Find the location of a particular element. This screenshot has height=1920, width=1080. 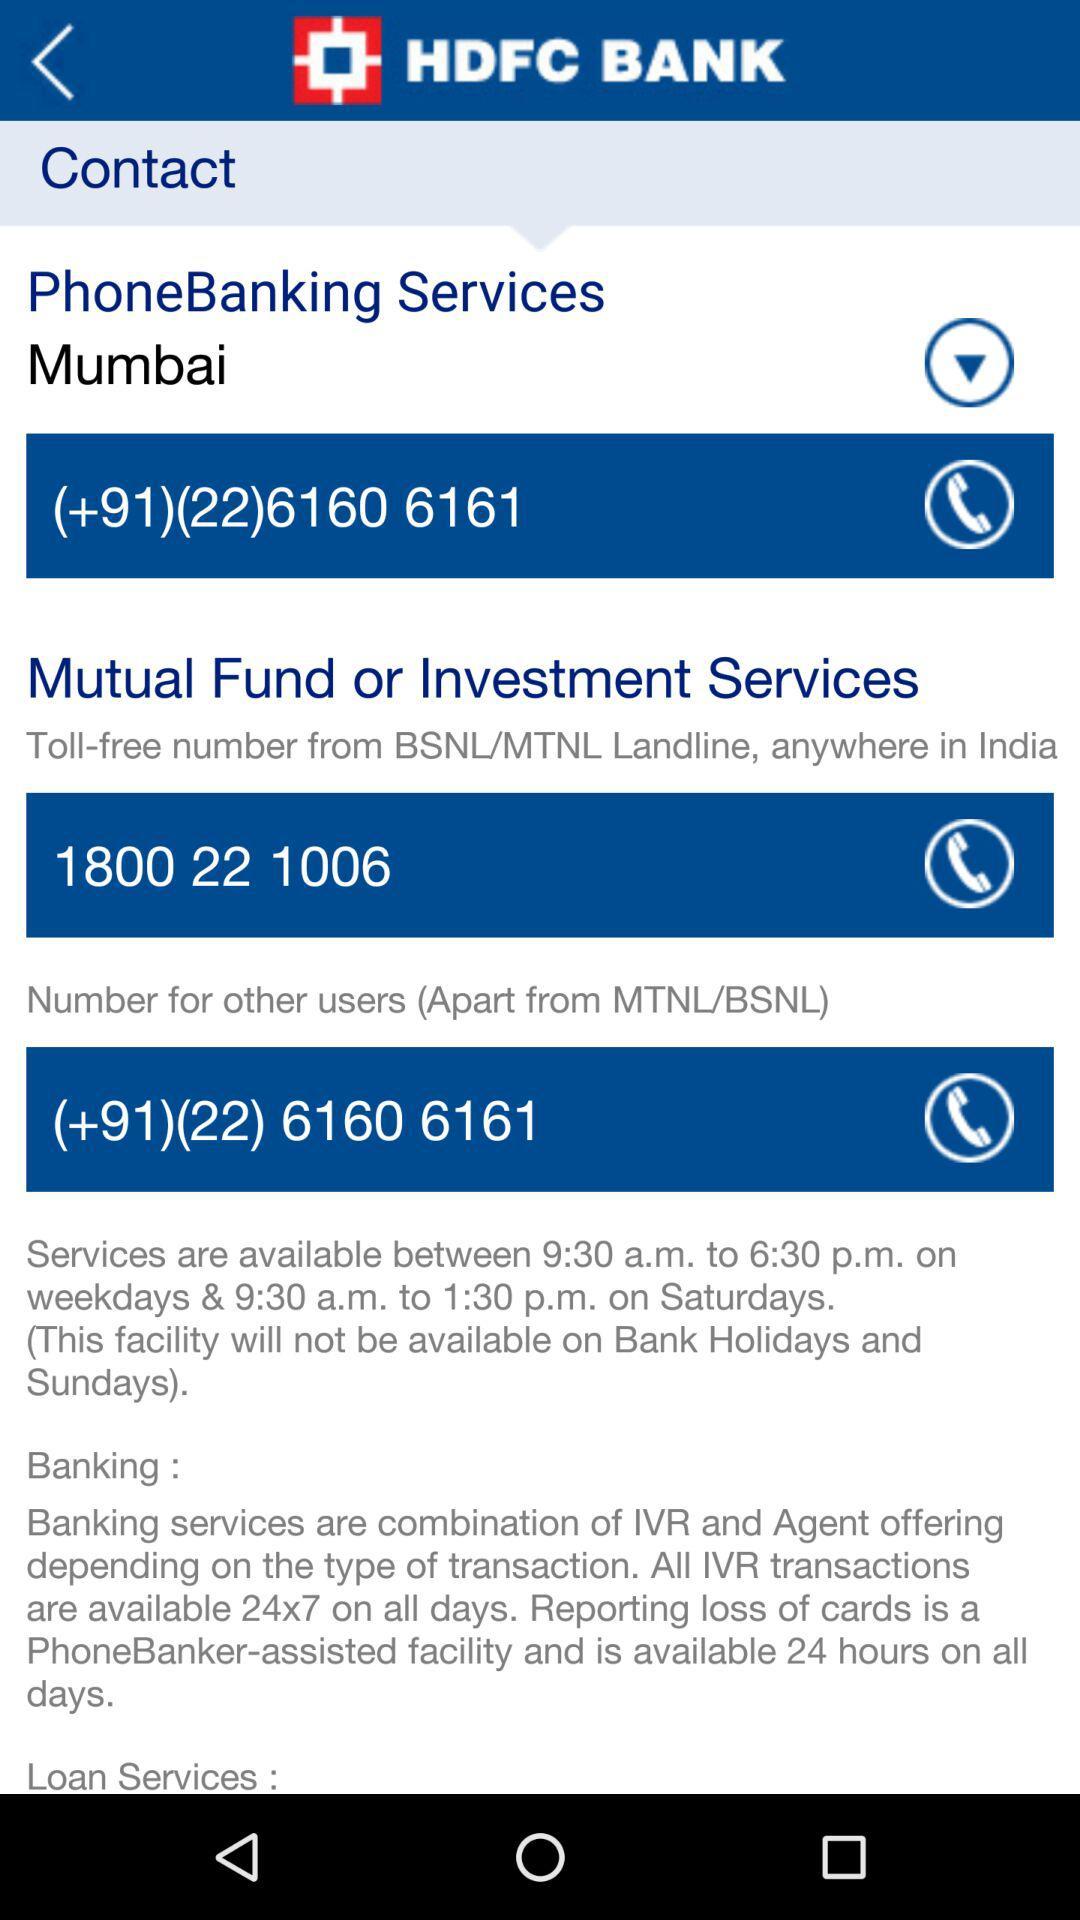

call to is located at coordinates (968, 1116).